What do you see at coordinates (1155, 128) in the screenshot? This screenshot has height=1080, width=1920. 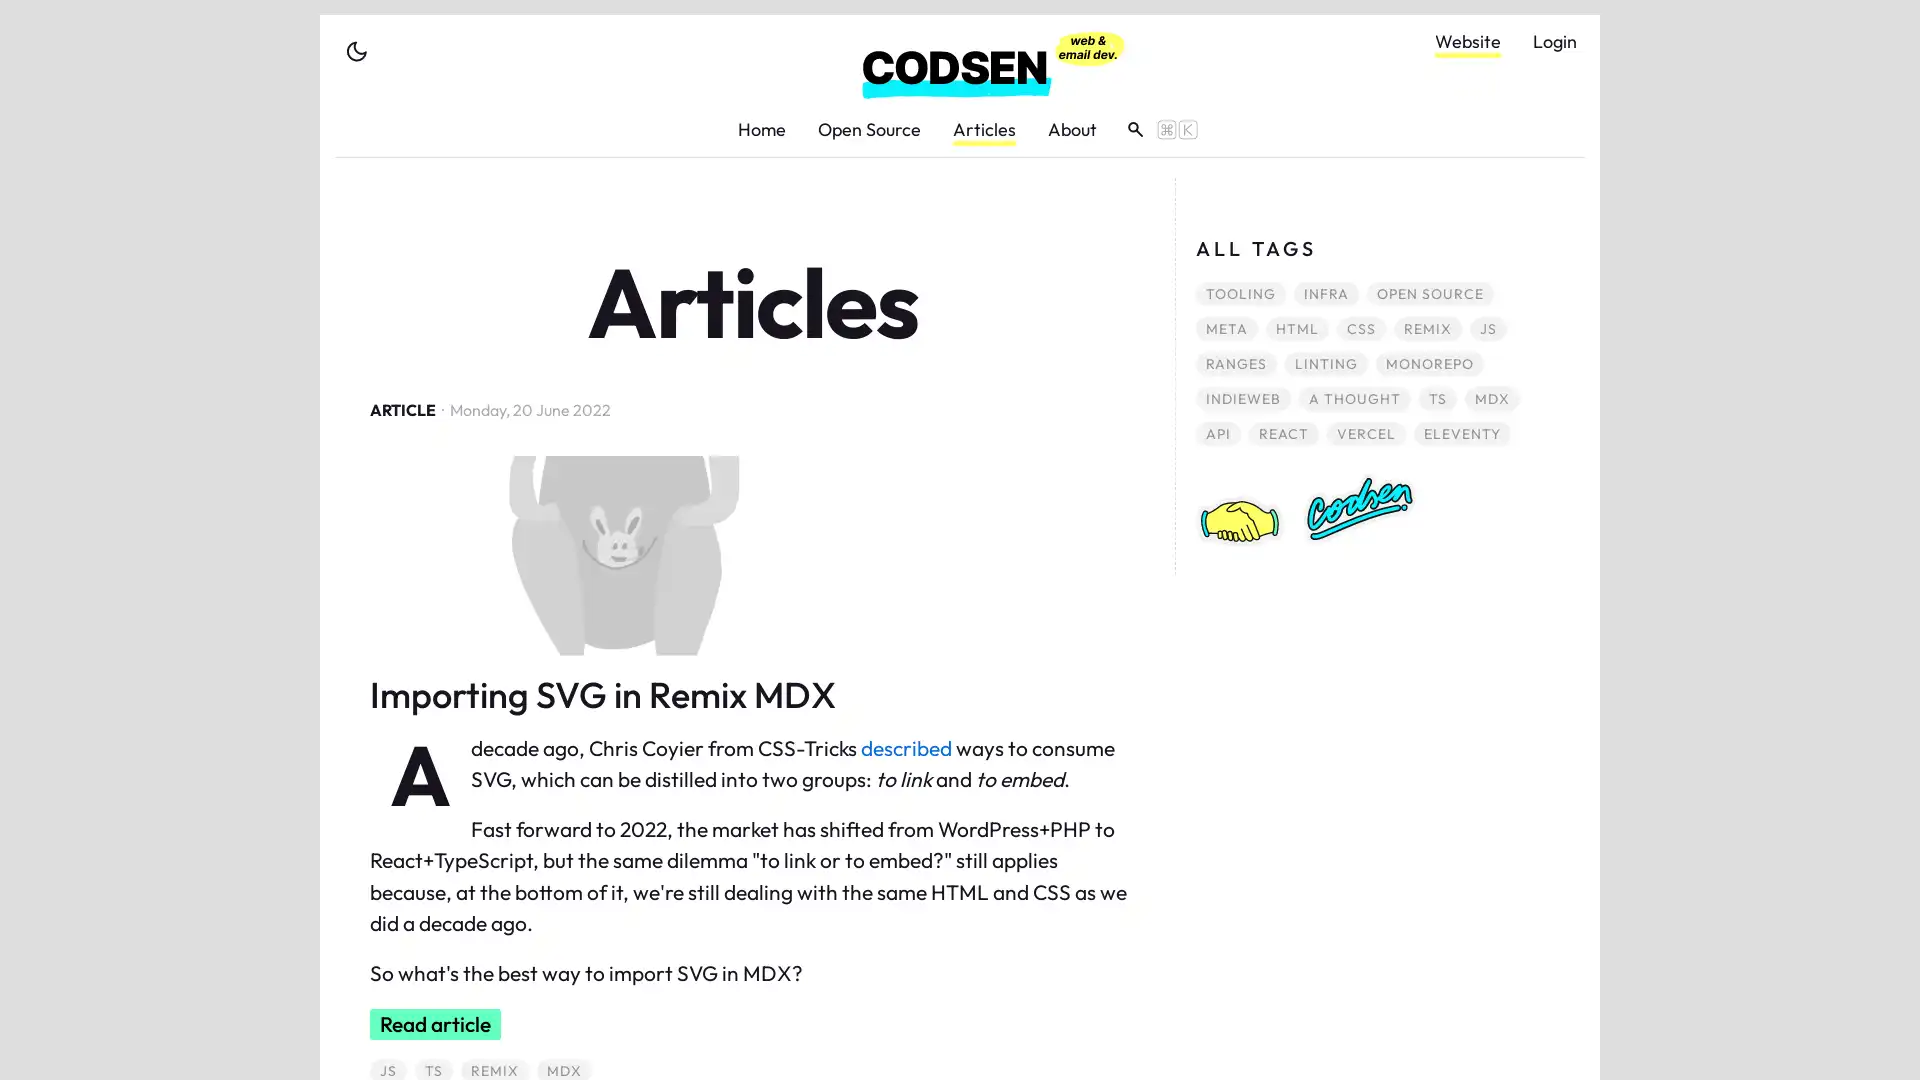 I see `Toggle search` at bounding box center [1155, 128].